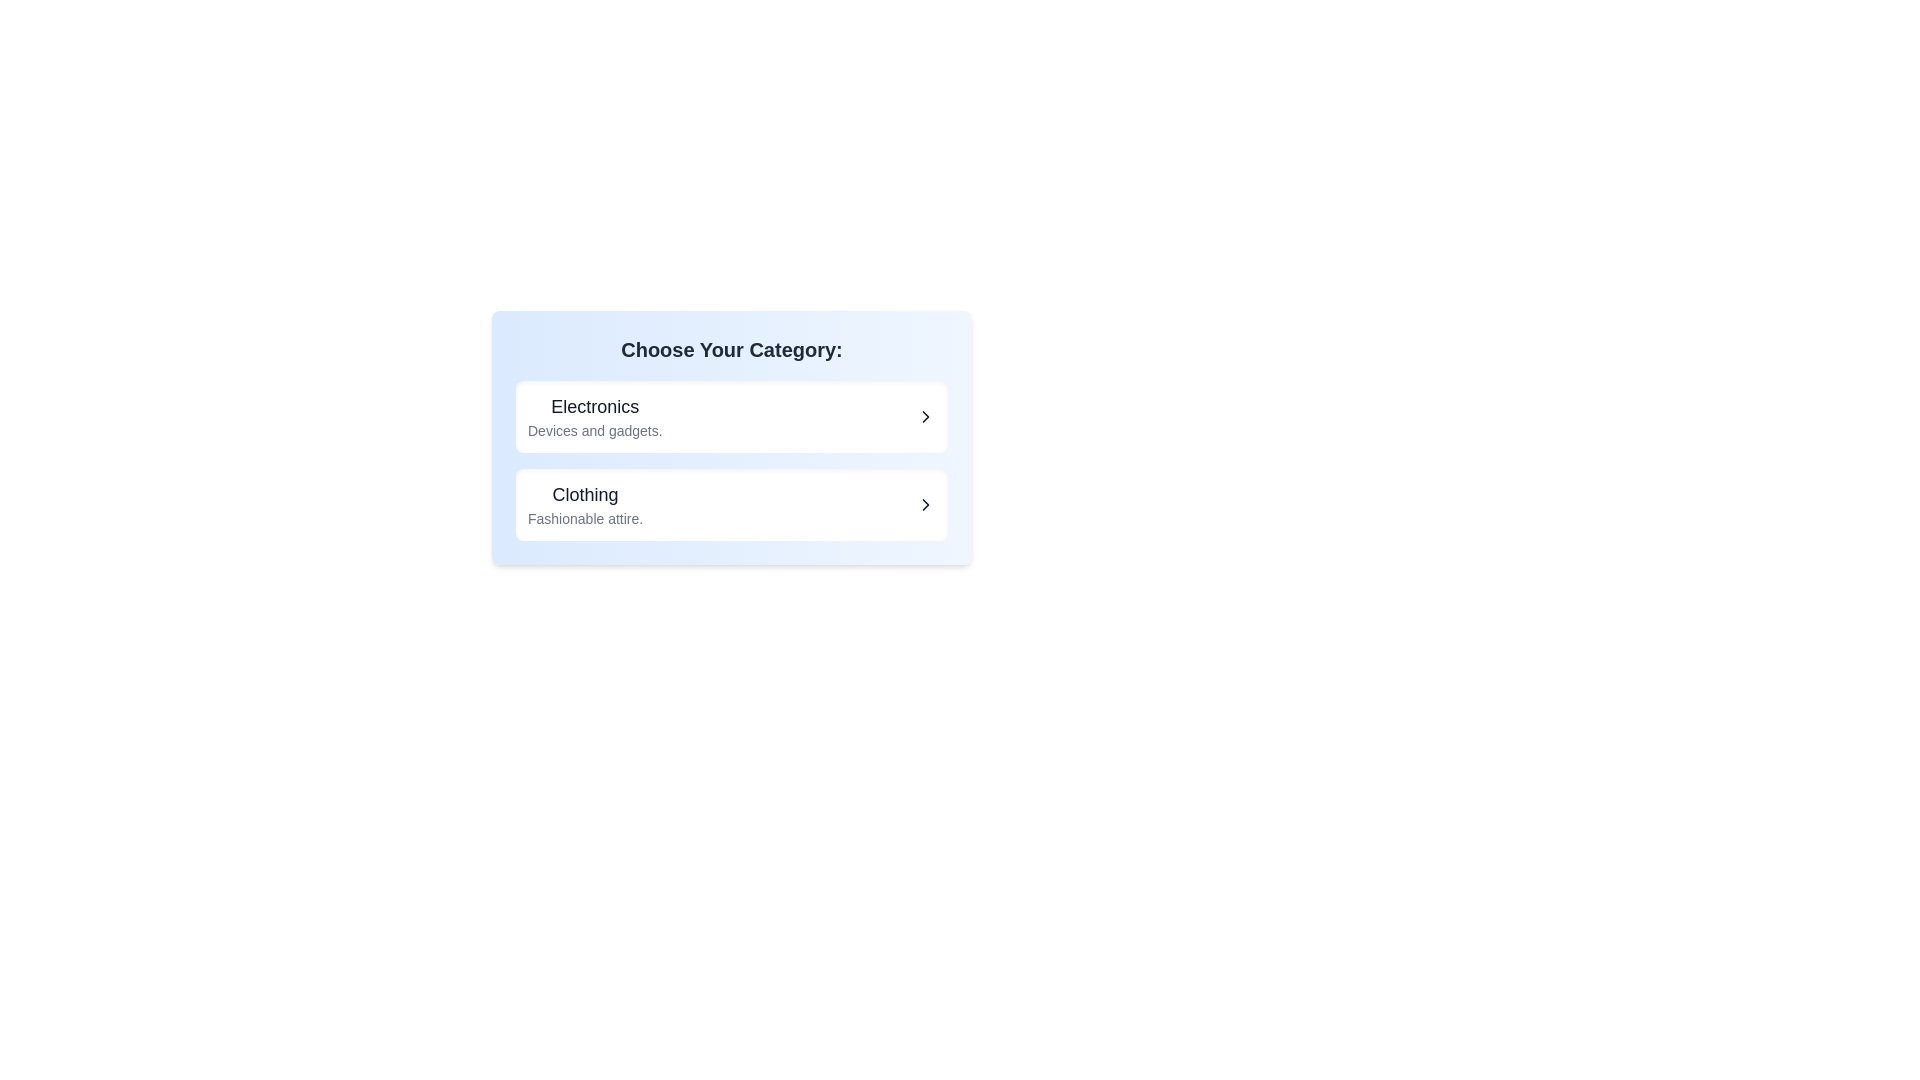 The image size is (1920, 1080). Describe the element at coordinates (584, 504) in the screenshot. I see `the second list item under the 'Choose Your Category' header, which is related to clothing and positioned between 'Electronics' and the rightward-pointing arrow icon` at that location.